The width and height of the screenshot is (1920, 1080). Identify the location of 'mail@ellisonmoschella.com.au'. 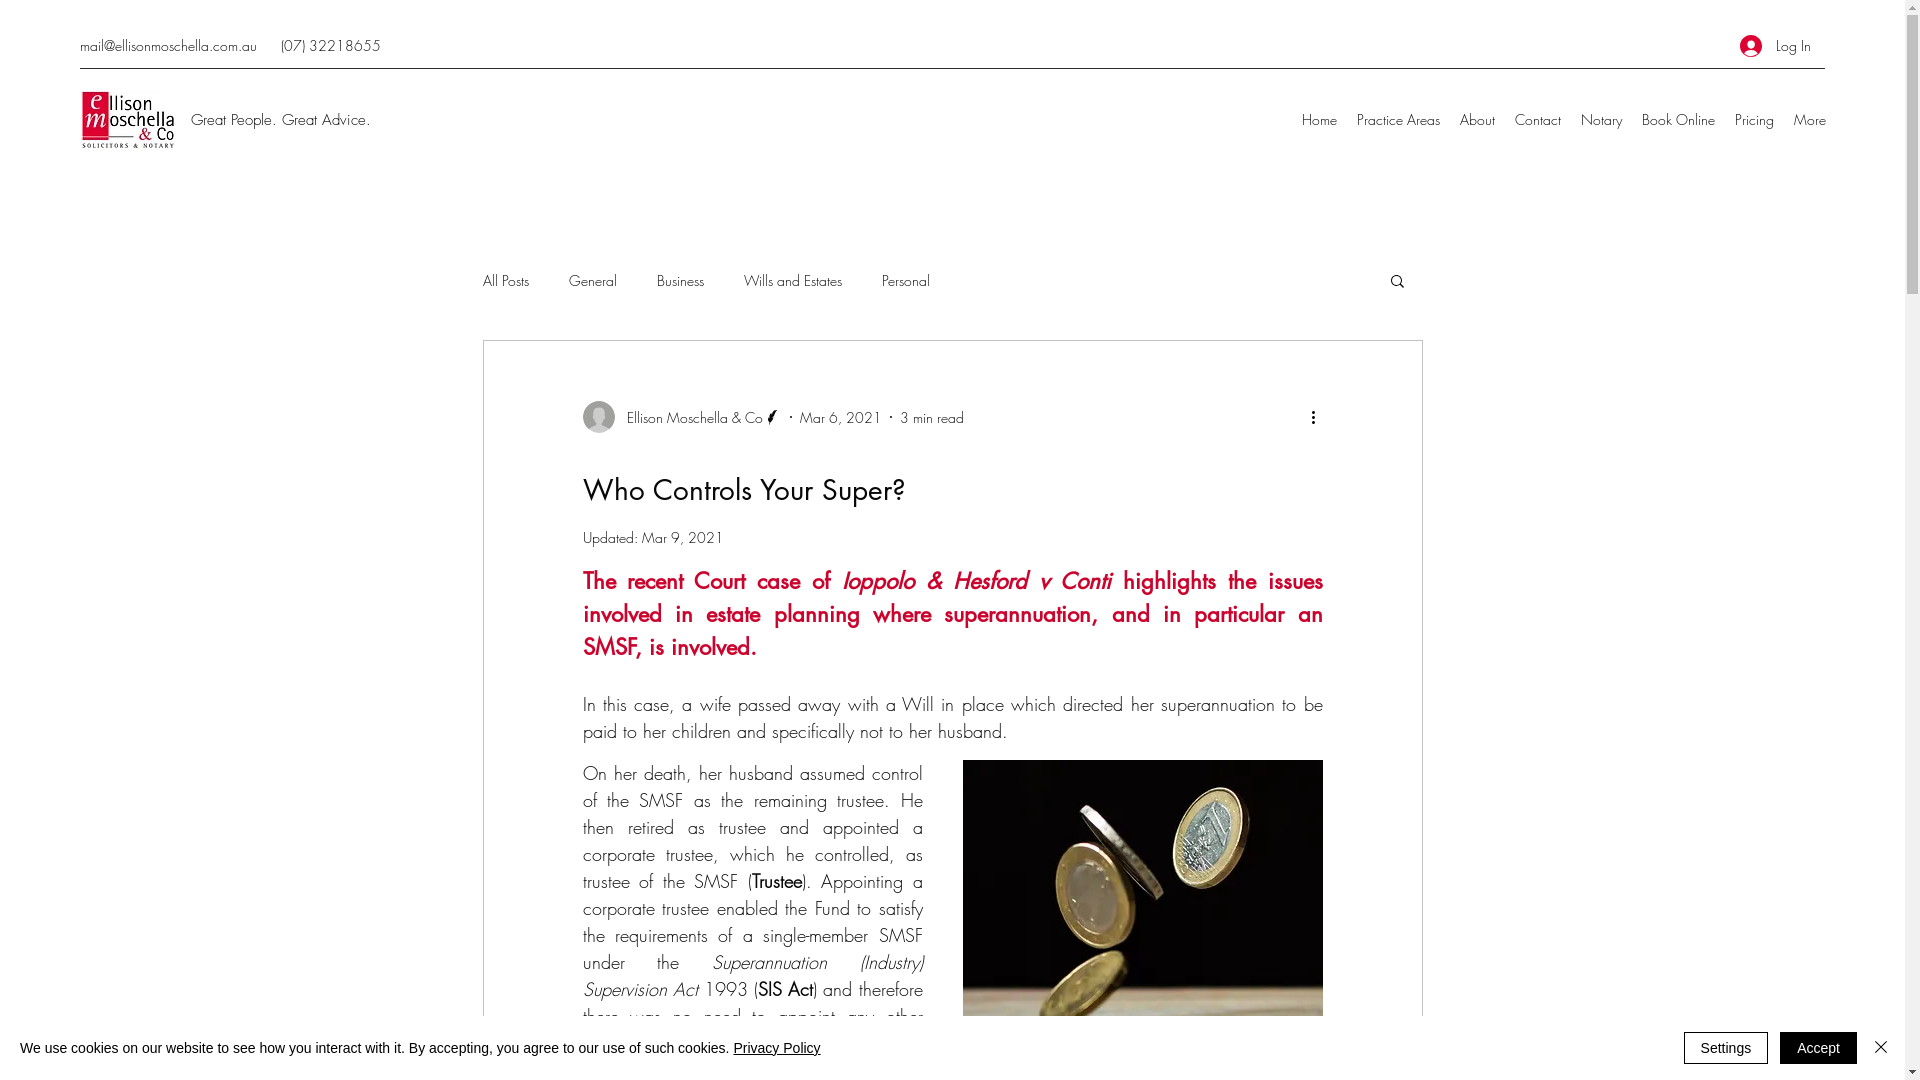
(168, 45).